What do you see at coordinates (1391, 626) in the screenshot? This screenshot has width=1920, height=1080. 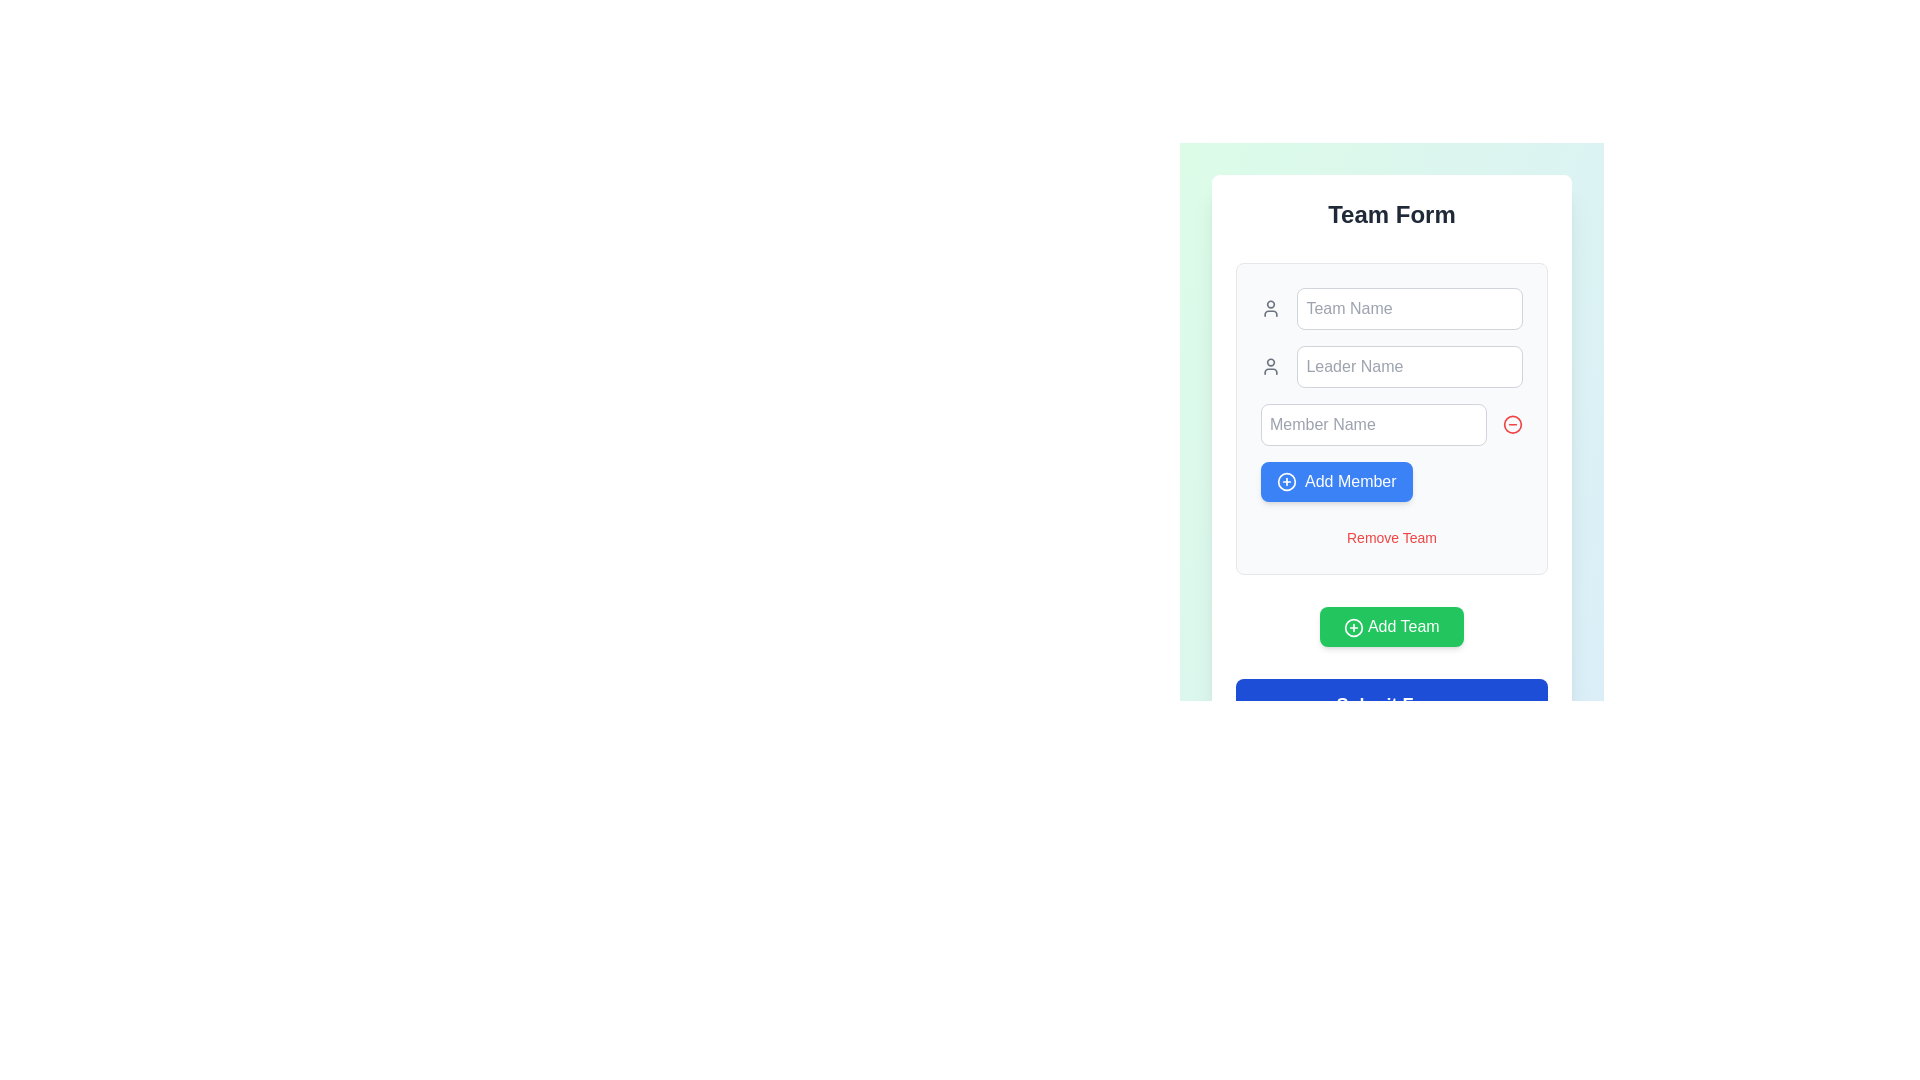 I see `the button located at the bottom of the form area, centered horizontally` at bounding box center [1391, 626].